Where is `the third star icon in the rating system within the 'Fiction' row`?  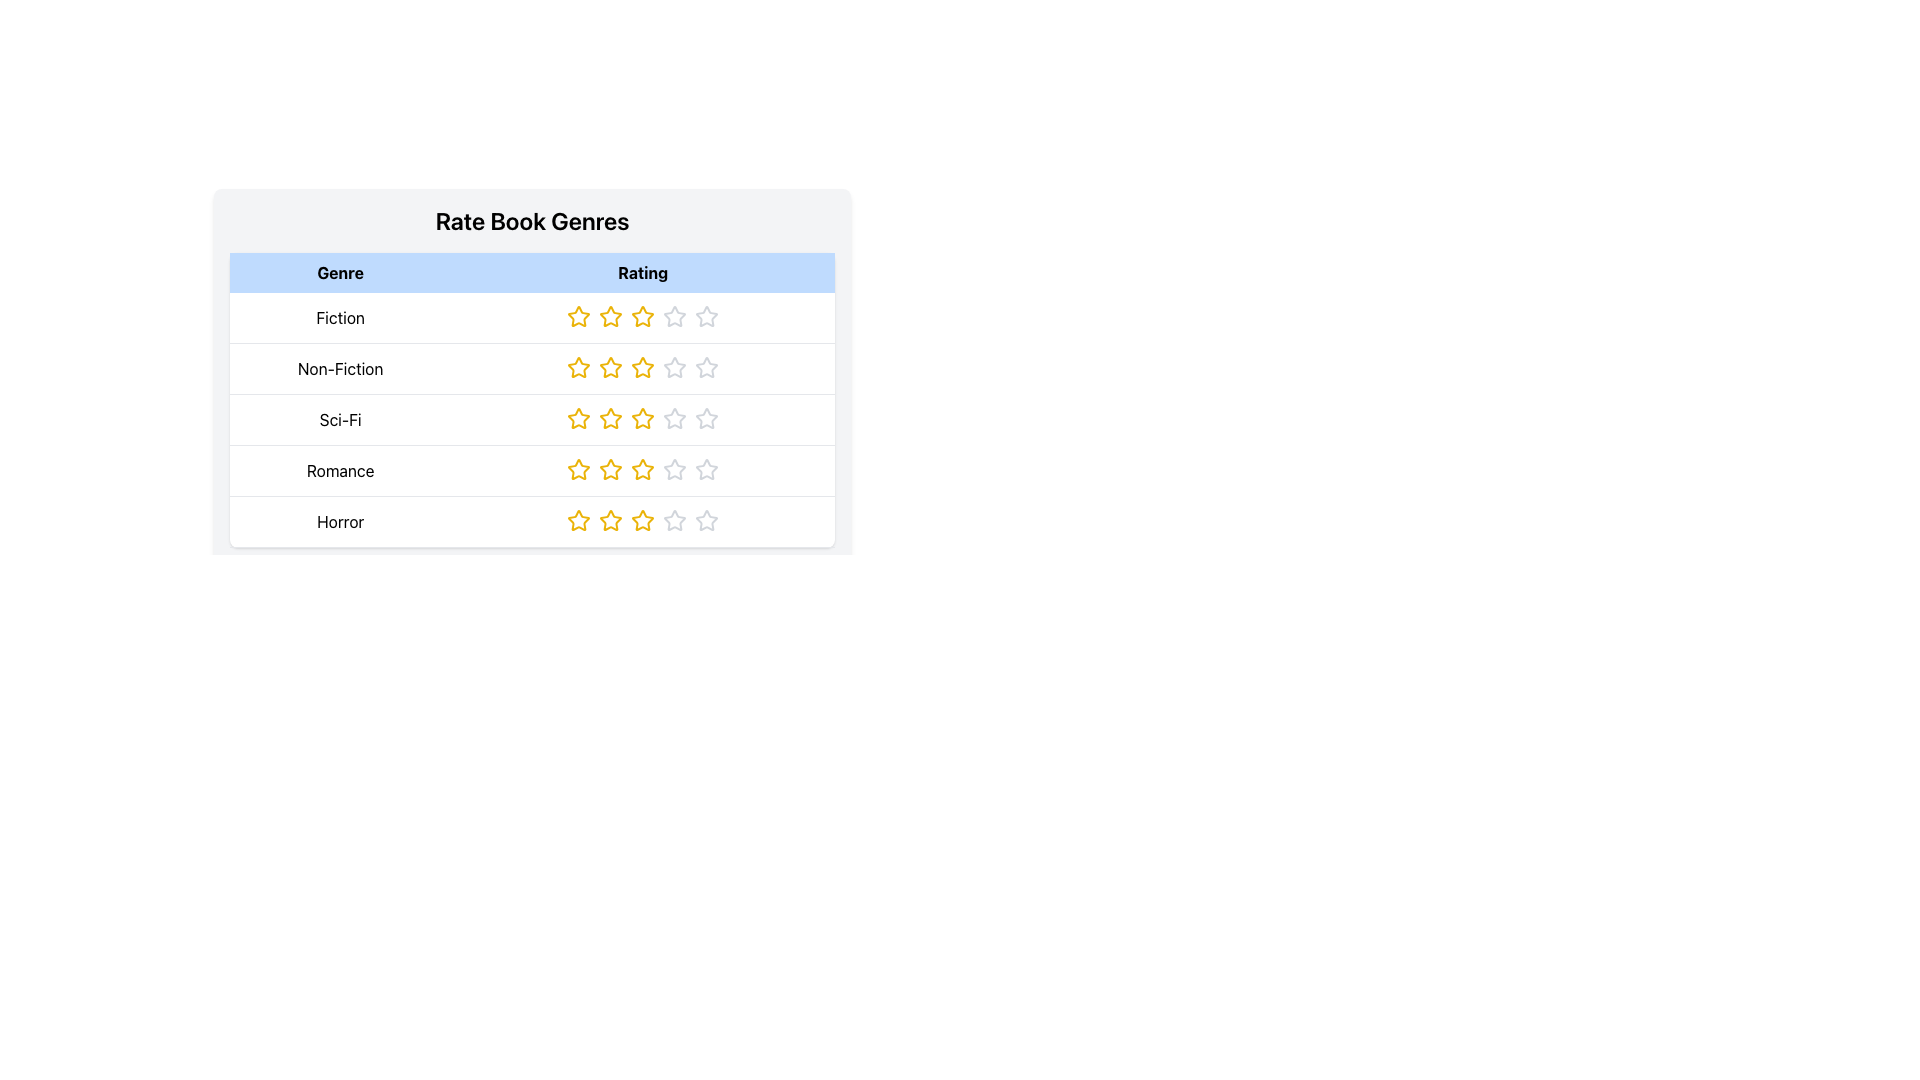 the third star icon in the rating system within the 'Fiction' row is located at coordinates (643, 317).